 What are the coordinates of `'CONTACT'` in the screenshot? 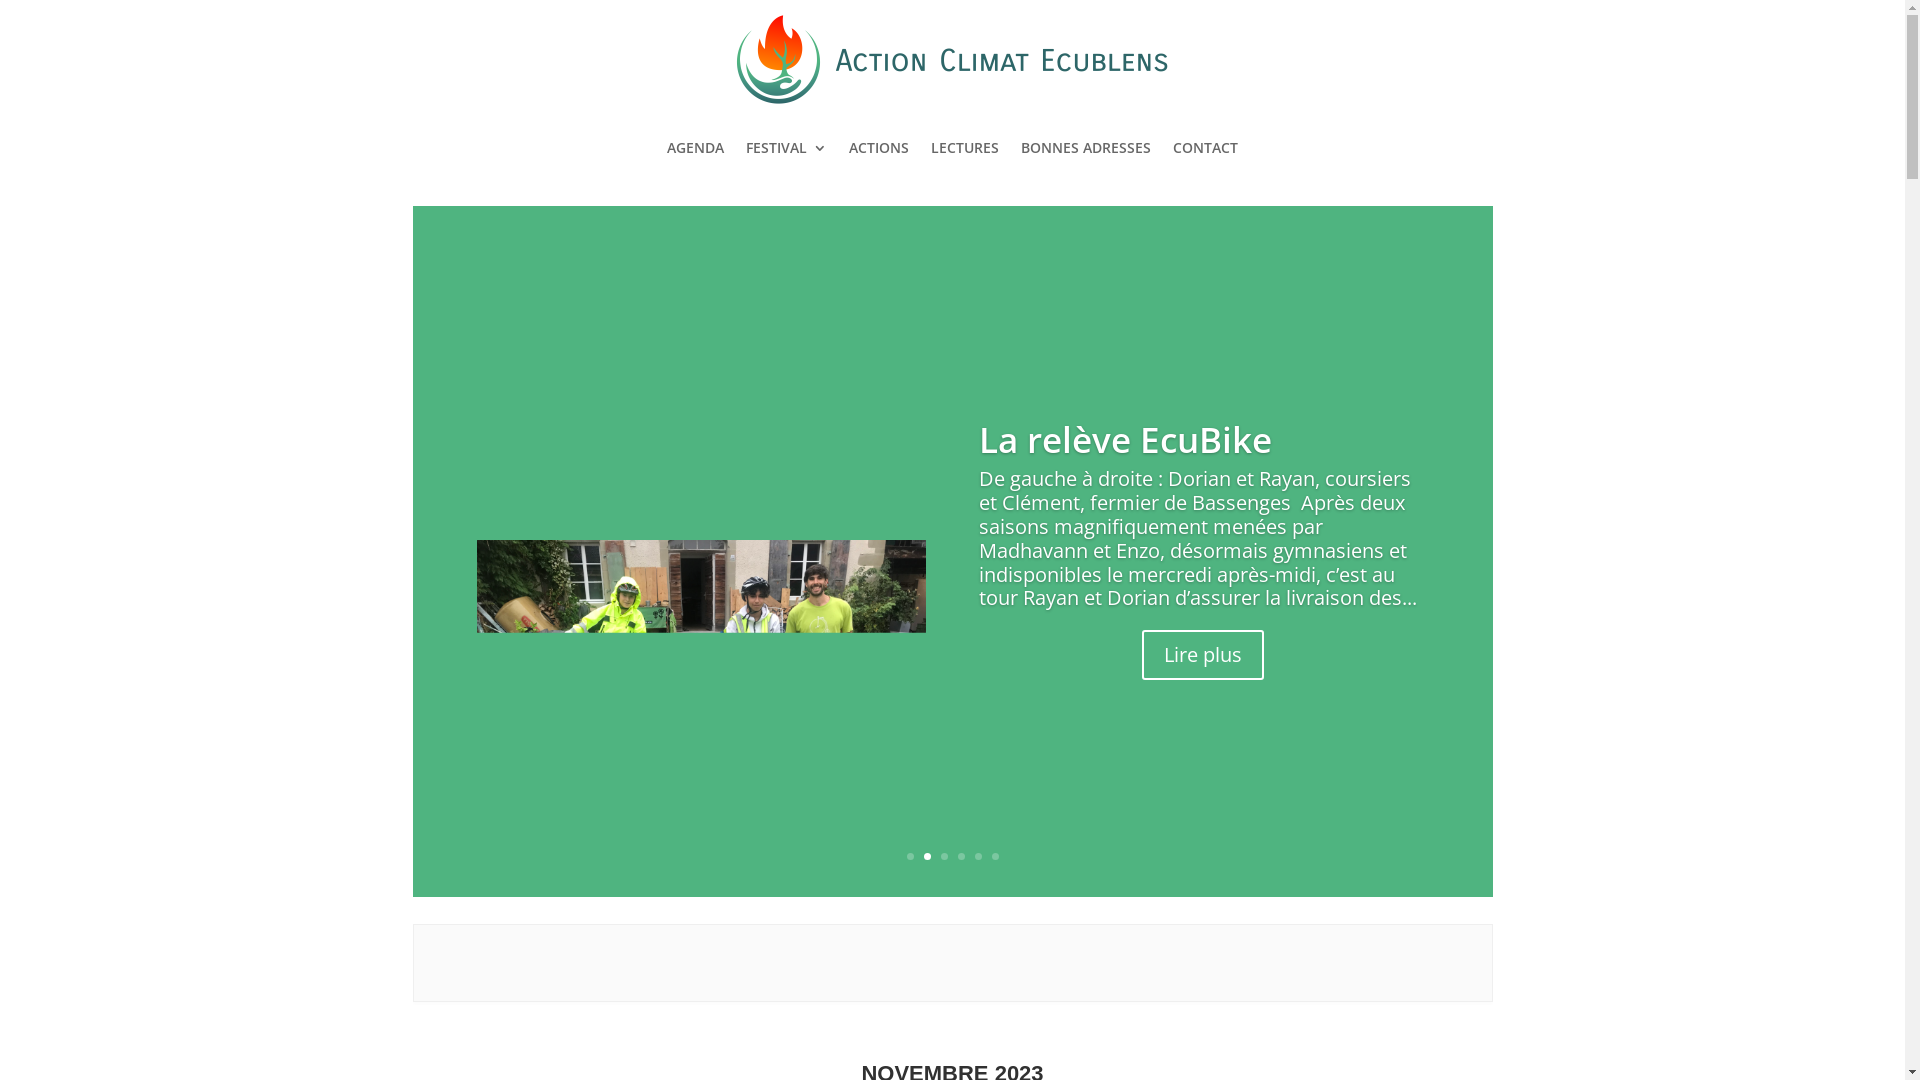 It's located at (1204, 146).